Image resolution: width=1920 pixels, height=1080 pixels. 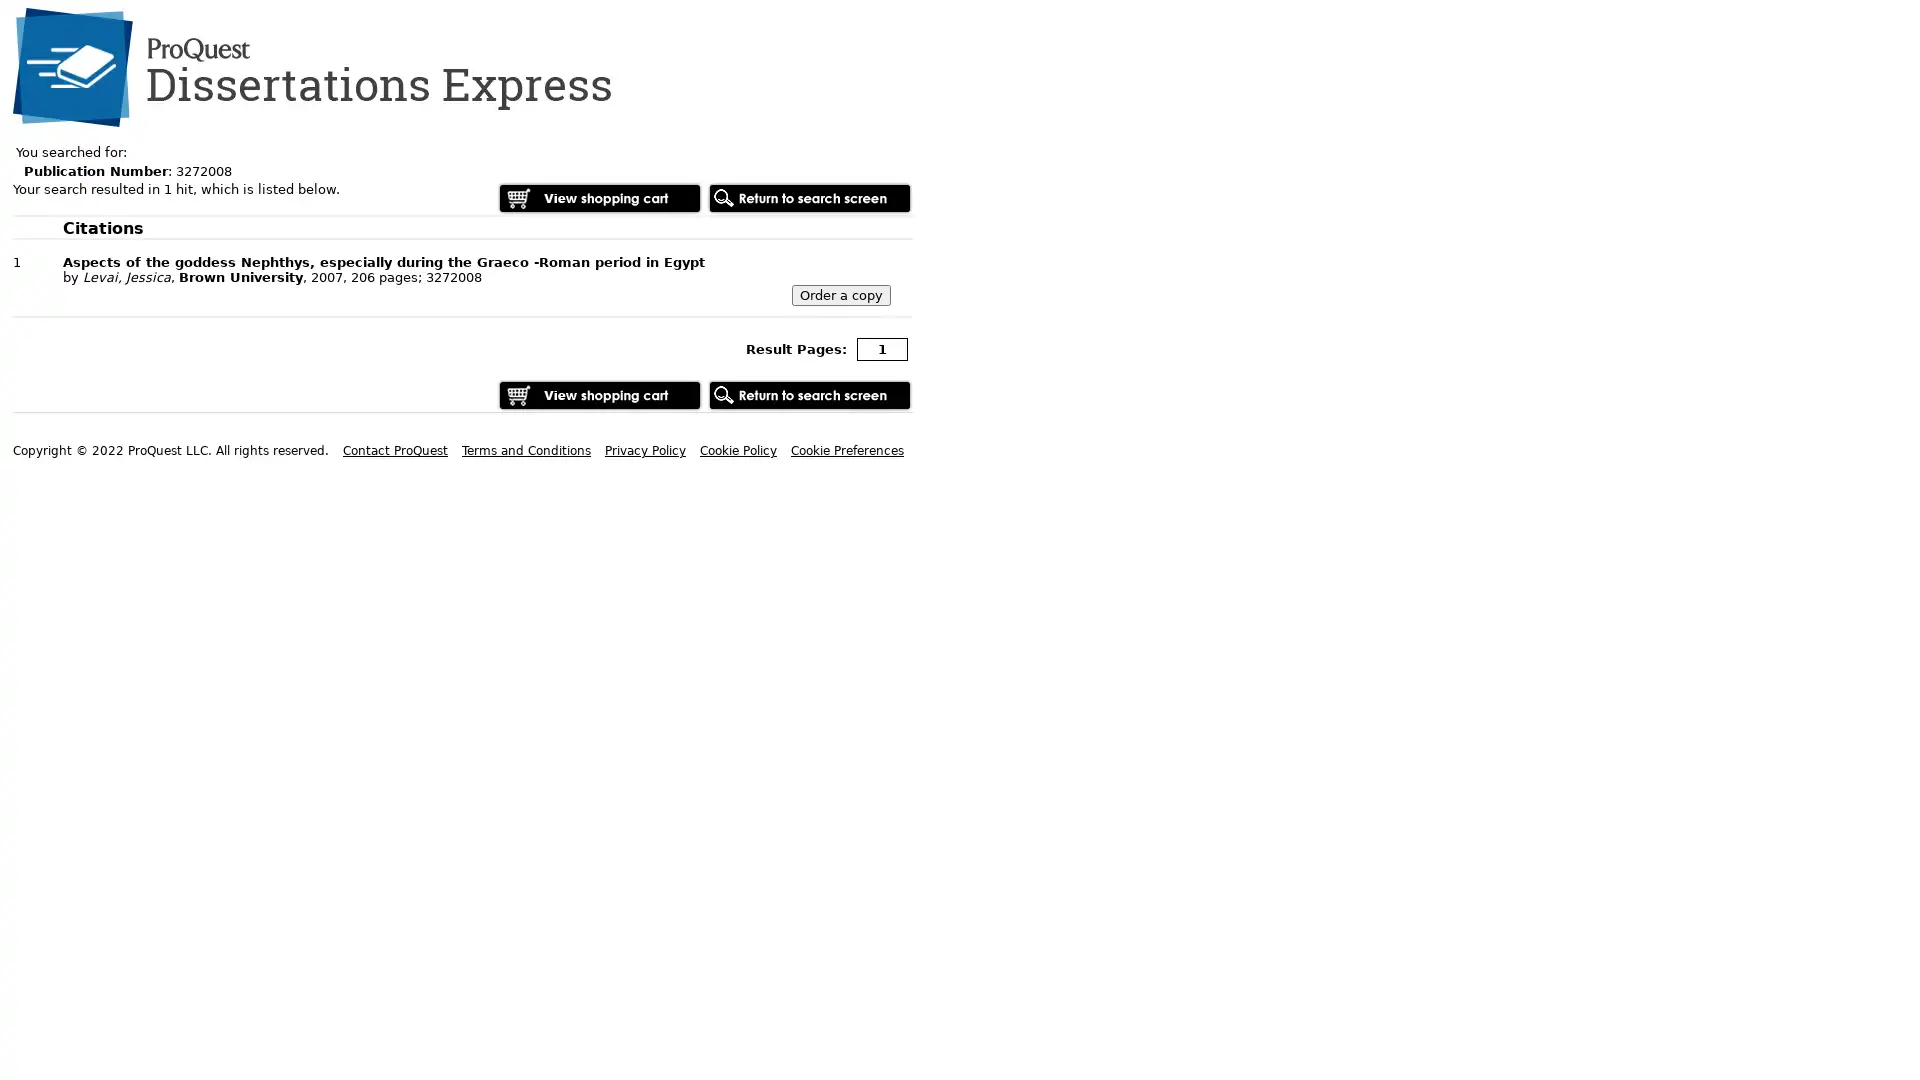 I want to click on Order a copy, so click(x=841, y=295).